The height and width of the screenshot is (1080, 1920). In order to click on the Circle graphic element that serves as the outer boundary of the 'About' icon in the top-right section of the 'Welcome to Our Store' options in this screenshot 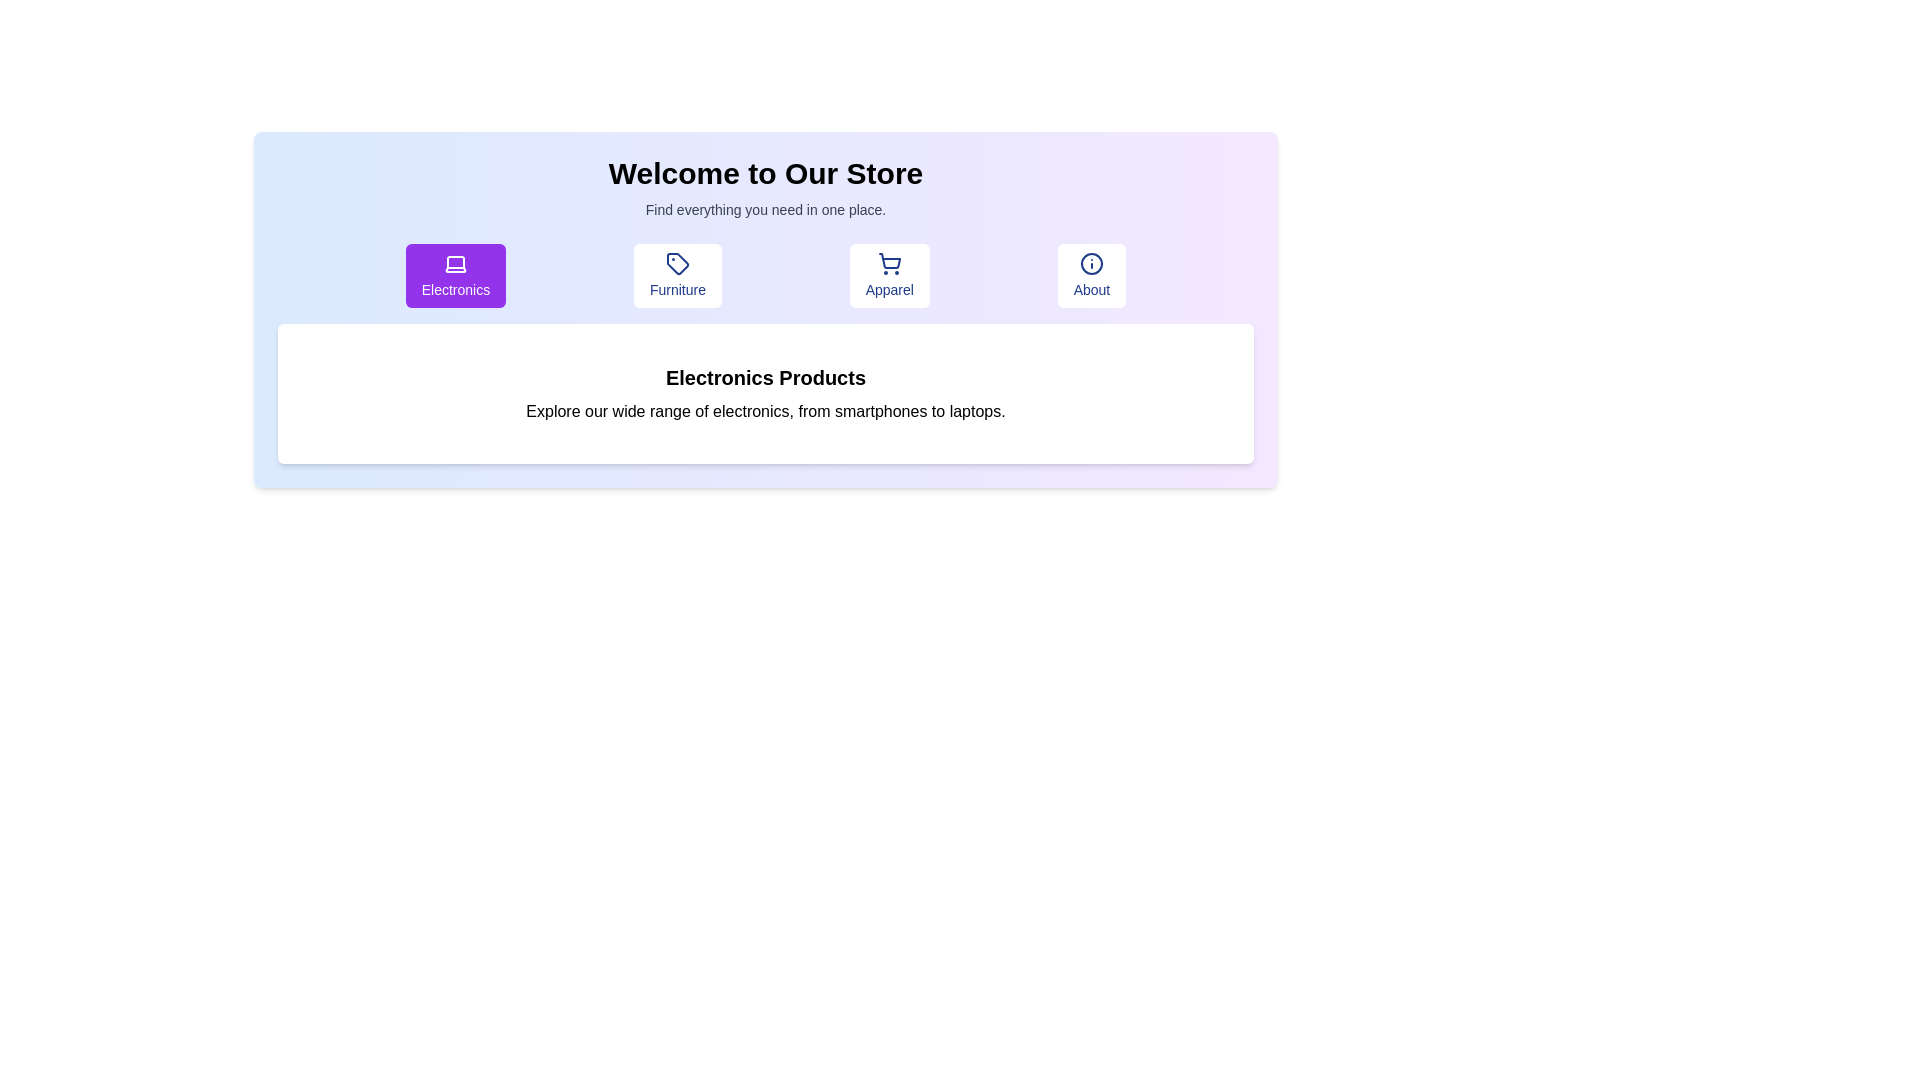, I will do `click(1090, 262)`.